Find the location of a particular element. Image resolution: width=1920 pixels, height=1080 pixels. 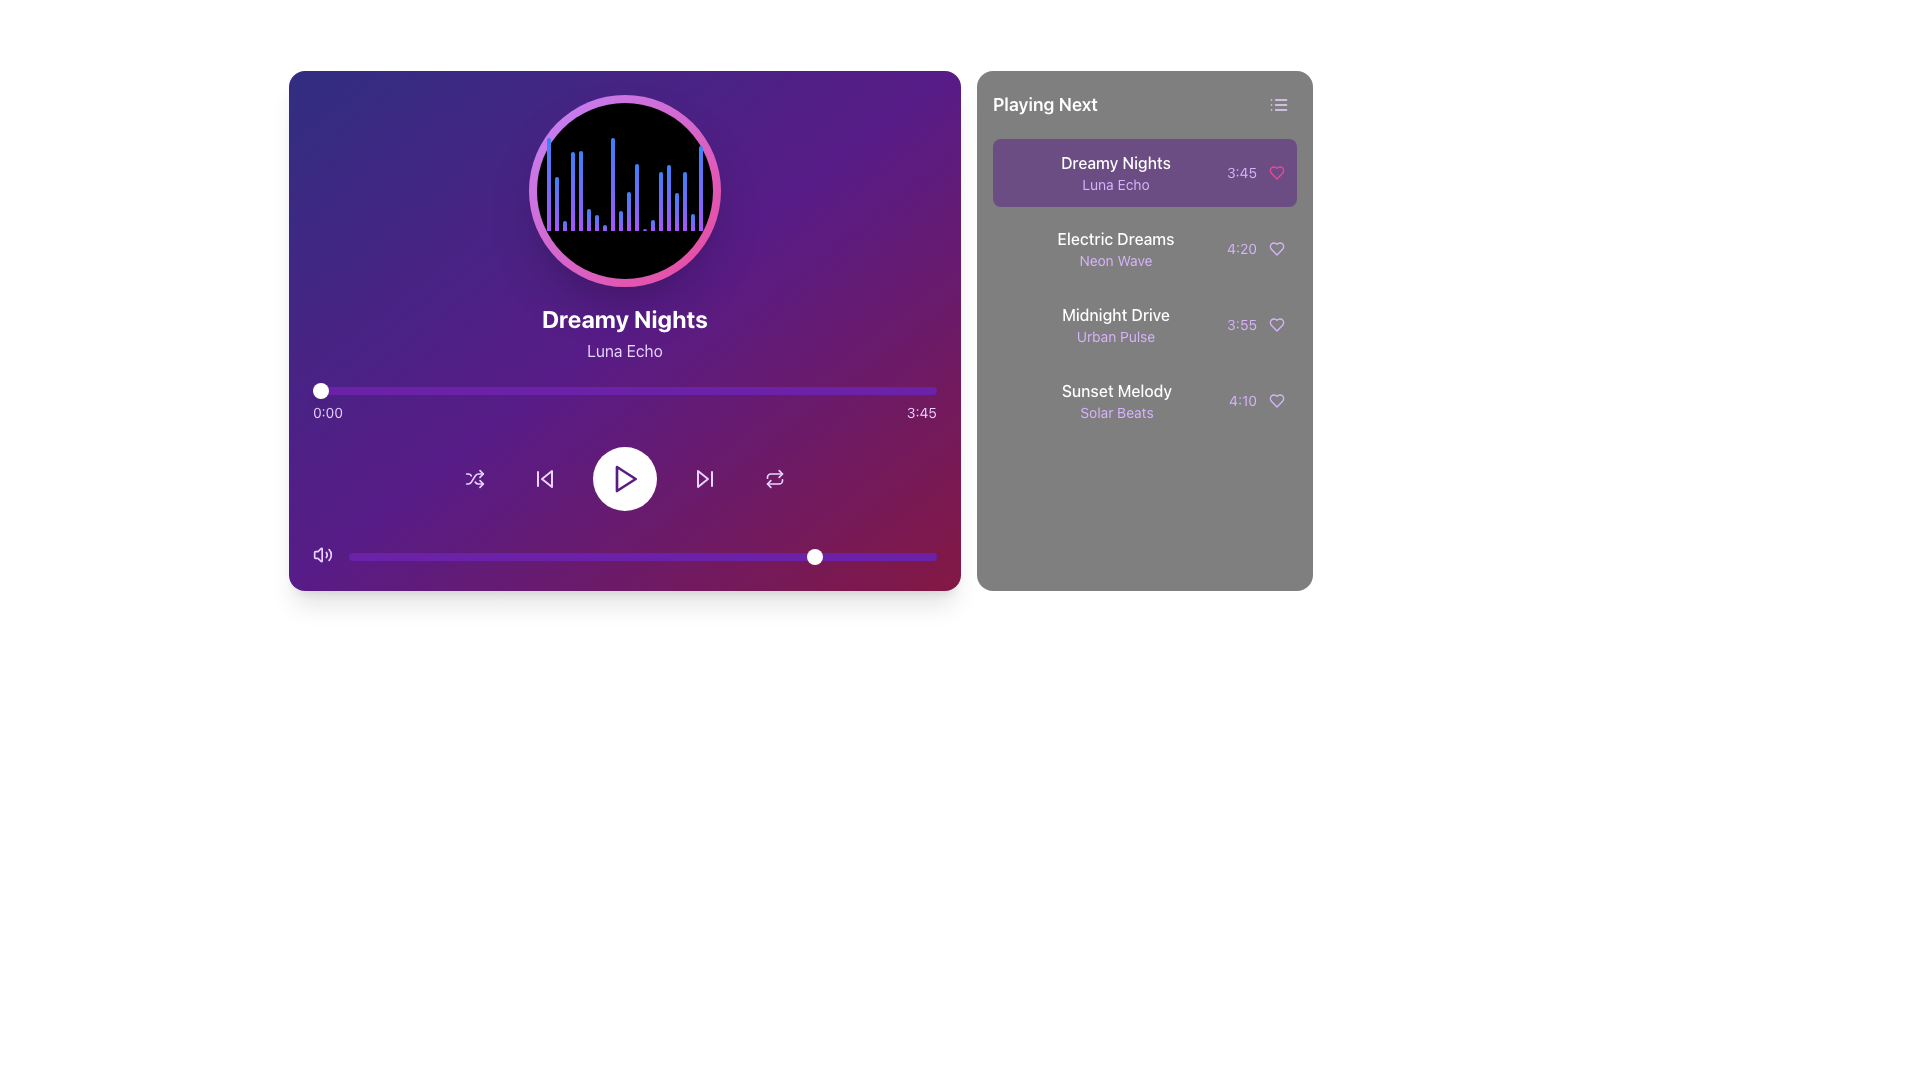

the 9th vertical bar in the bar chart, which has a gradient color transitioning from purple at the bottom to blue at the top and features a rounded top edge is located at coordinates (611, 184).